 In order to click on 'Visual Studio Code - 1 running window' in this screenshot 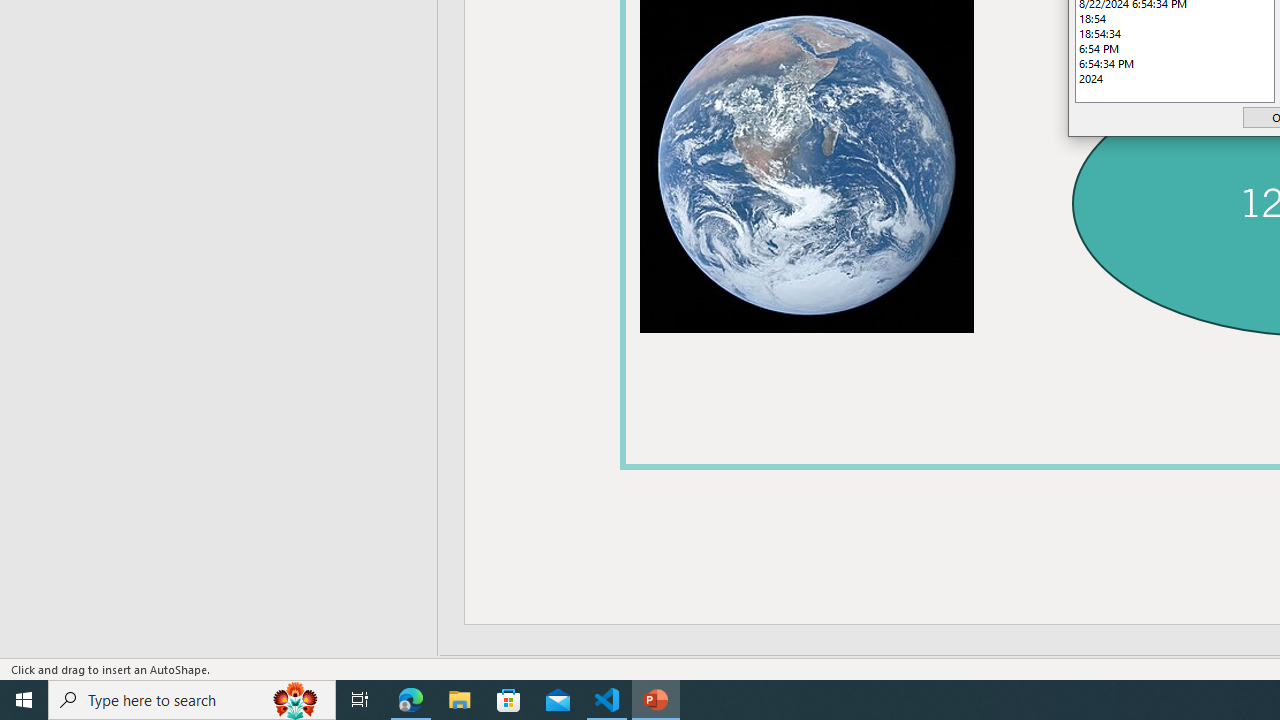, I will do `click(606, 698)`.